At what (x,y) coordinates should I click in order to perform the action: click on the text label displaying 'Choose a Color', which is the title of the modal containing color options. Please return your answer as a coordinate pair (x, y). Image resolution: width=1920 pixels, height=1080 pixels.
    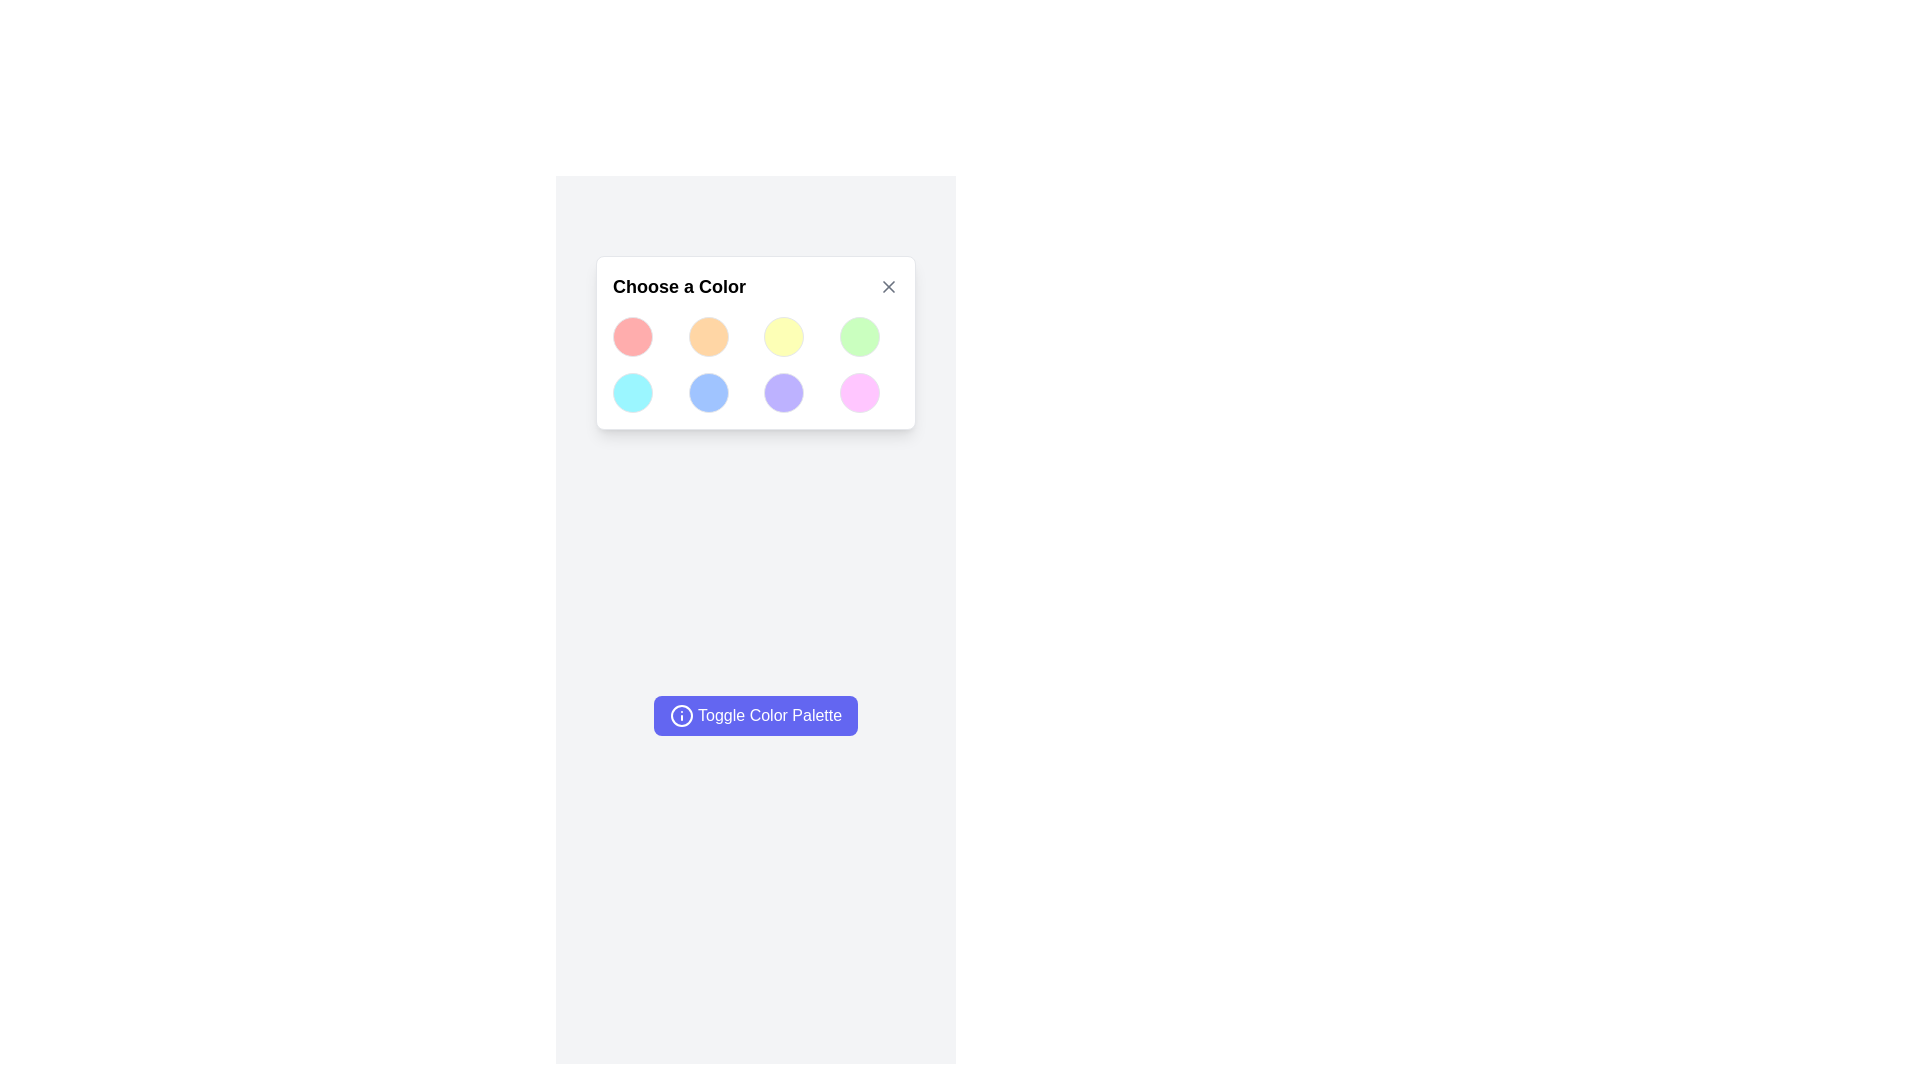
    Looking at the image, I should click on (679, 286).